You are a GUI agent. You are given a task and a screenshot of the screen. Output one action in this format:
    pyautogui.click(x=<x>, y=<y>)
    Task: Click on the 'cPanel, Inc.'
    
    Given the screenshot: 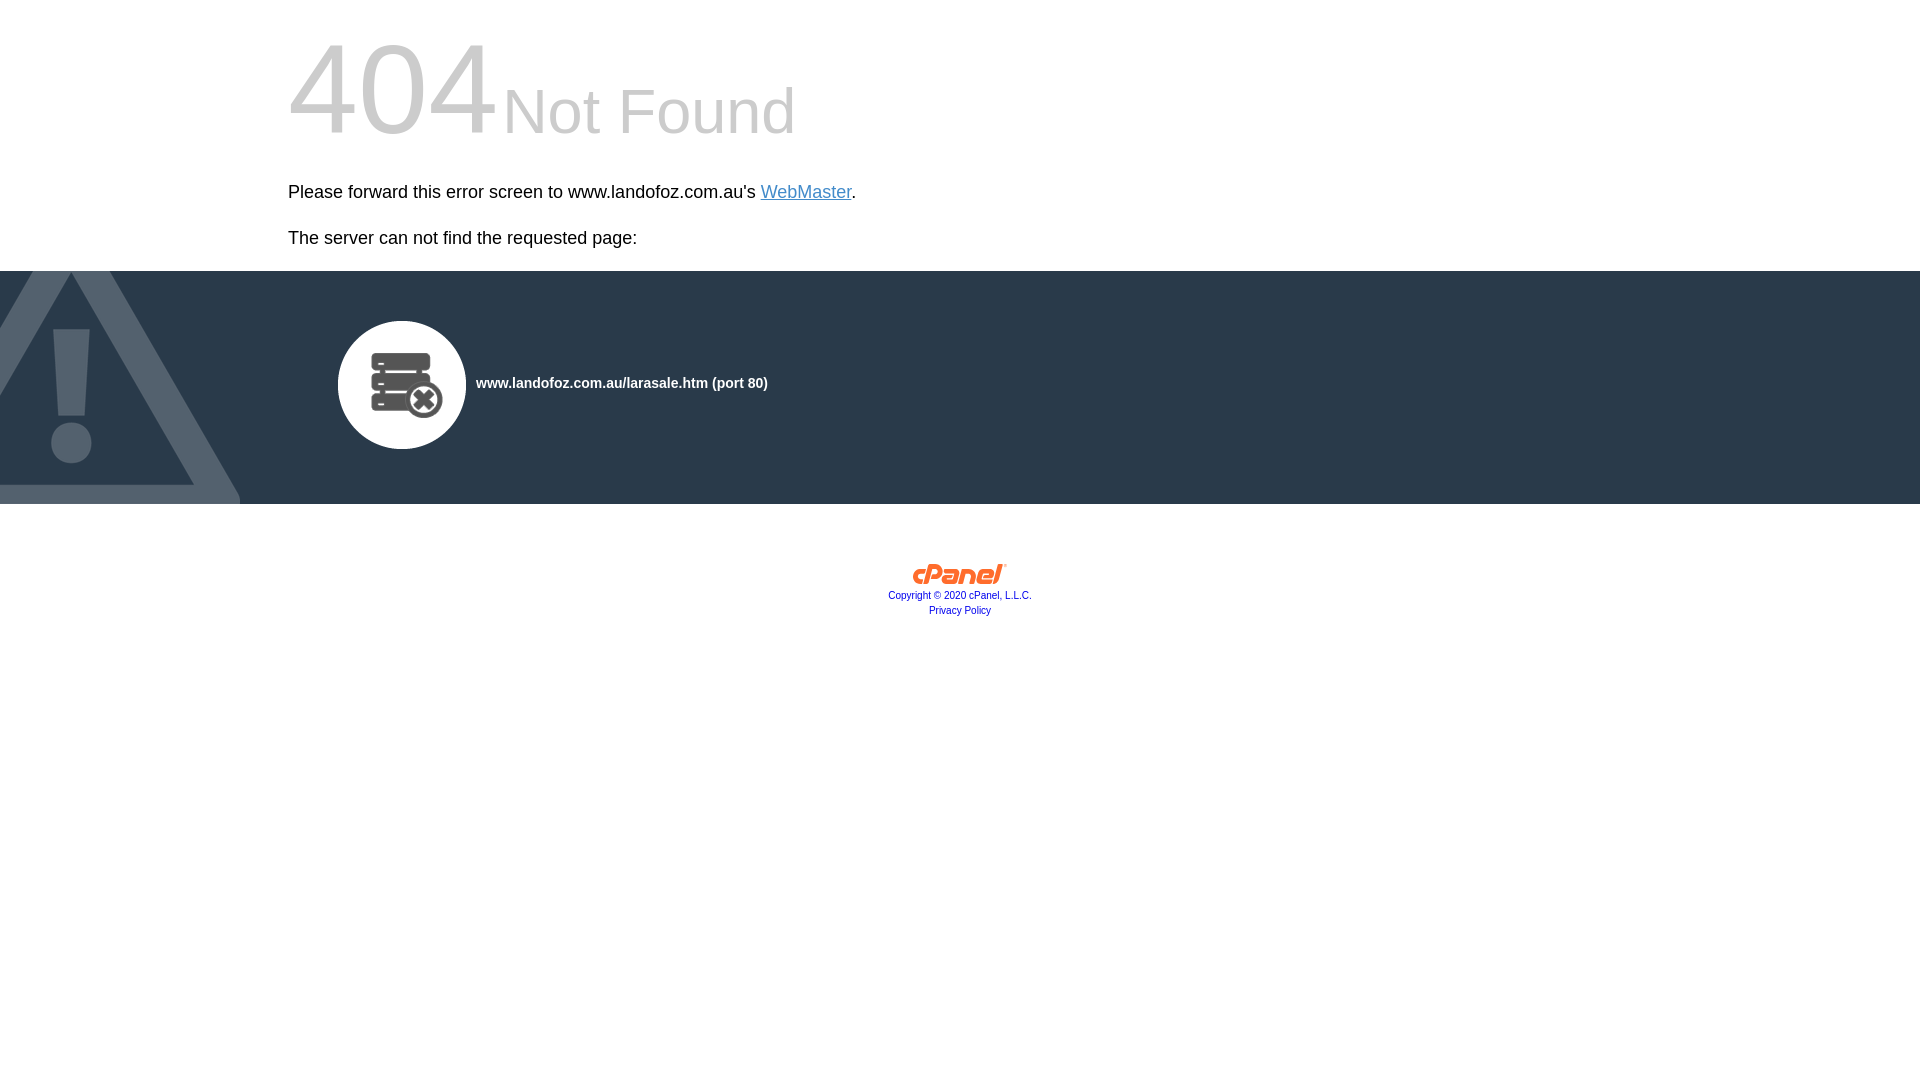 What is the action you would take?
    pyautogui.click(x=911, y=578)
    